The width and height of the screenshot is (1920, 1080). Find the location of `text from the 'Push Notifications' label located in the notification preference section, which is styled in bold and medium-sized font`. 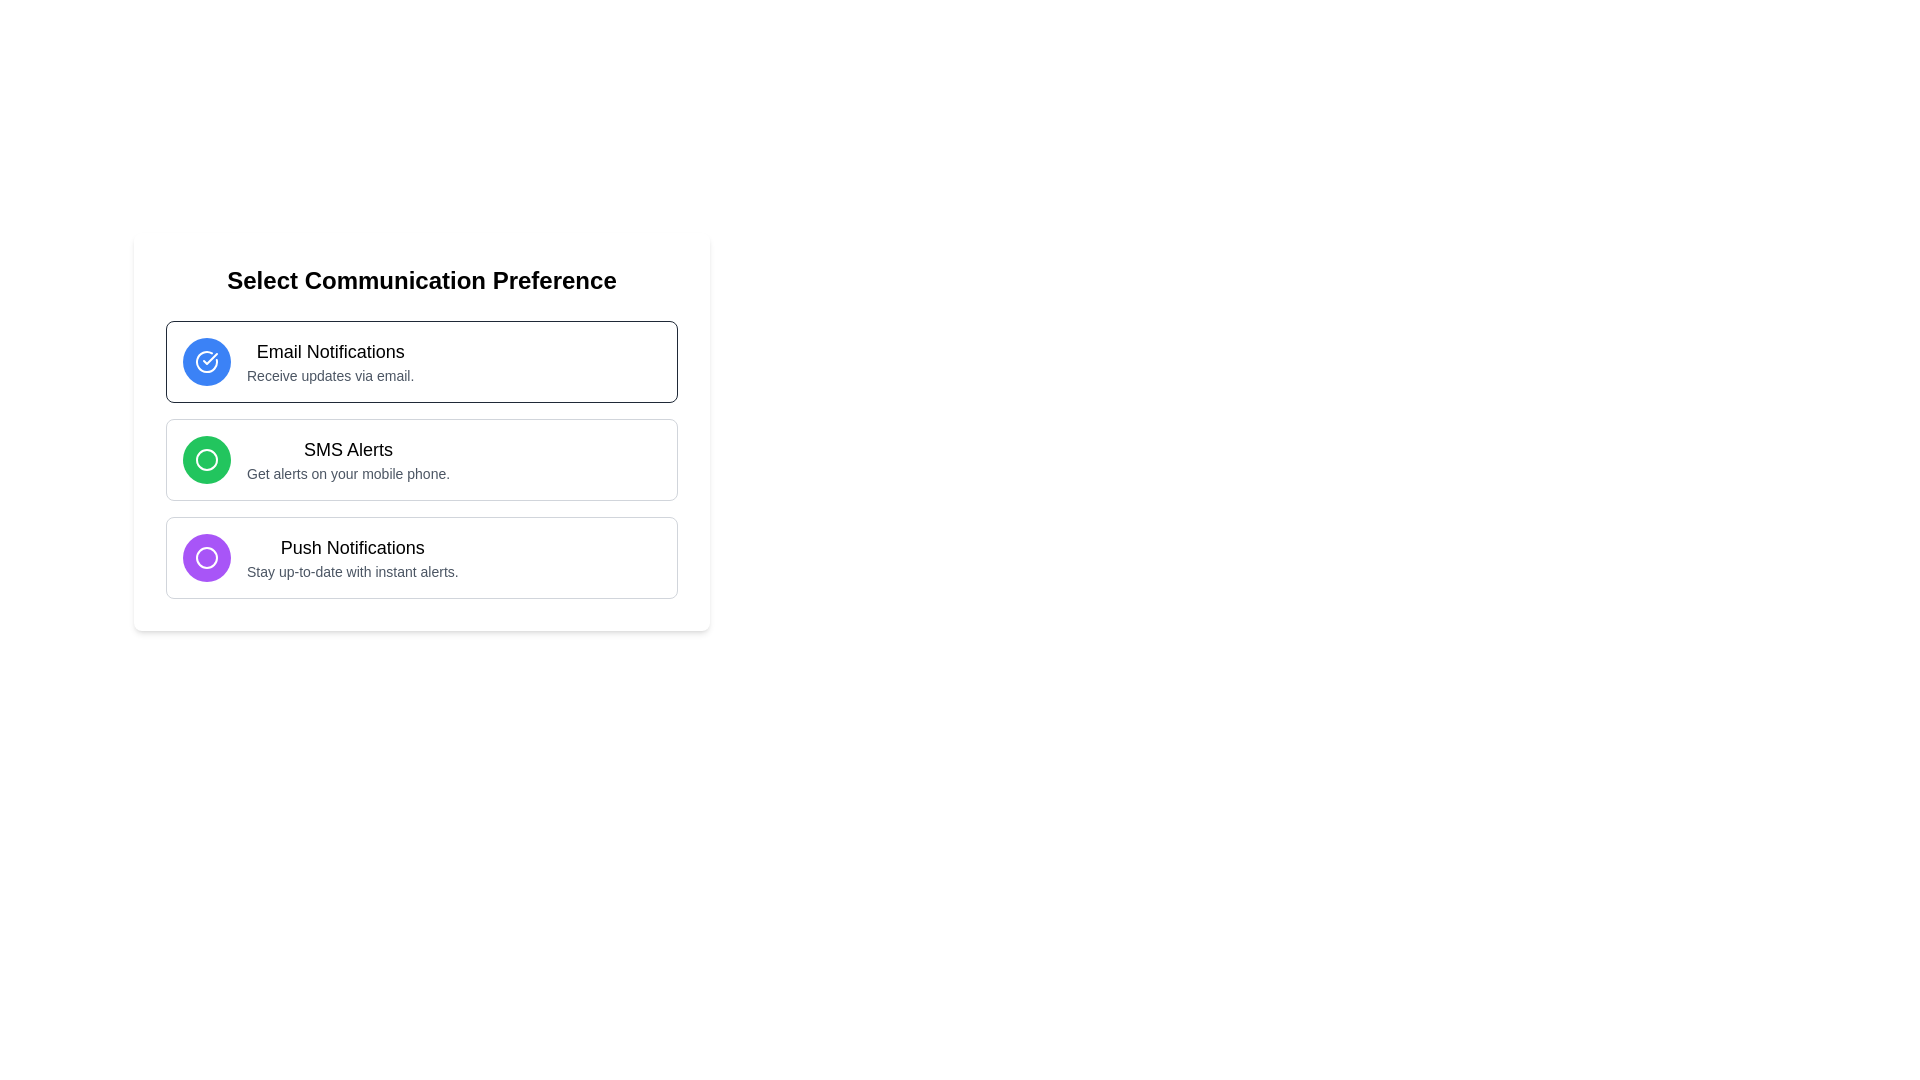

text from the 'Push Notifications' label located in the notification preference section, which is styled in bold and medium-sized font is located at coordinates (352, 547).